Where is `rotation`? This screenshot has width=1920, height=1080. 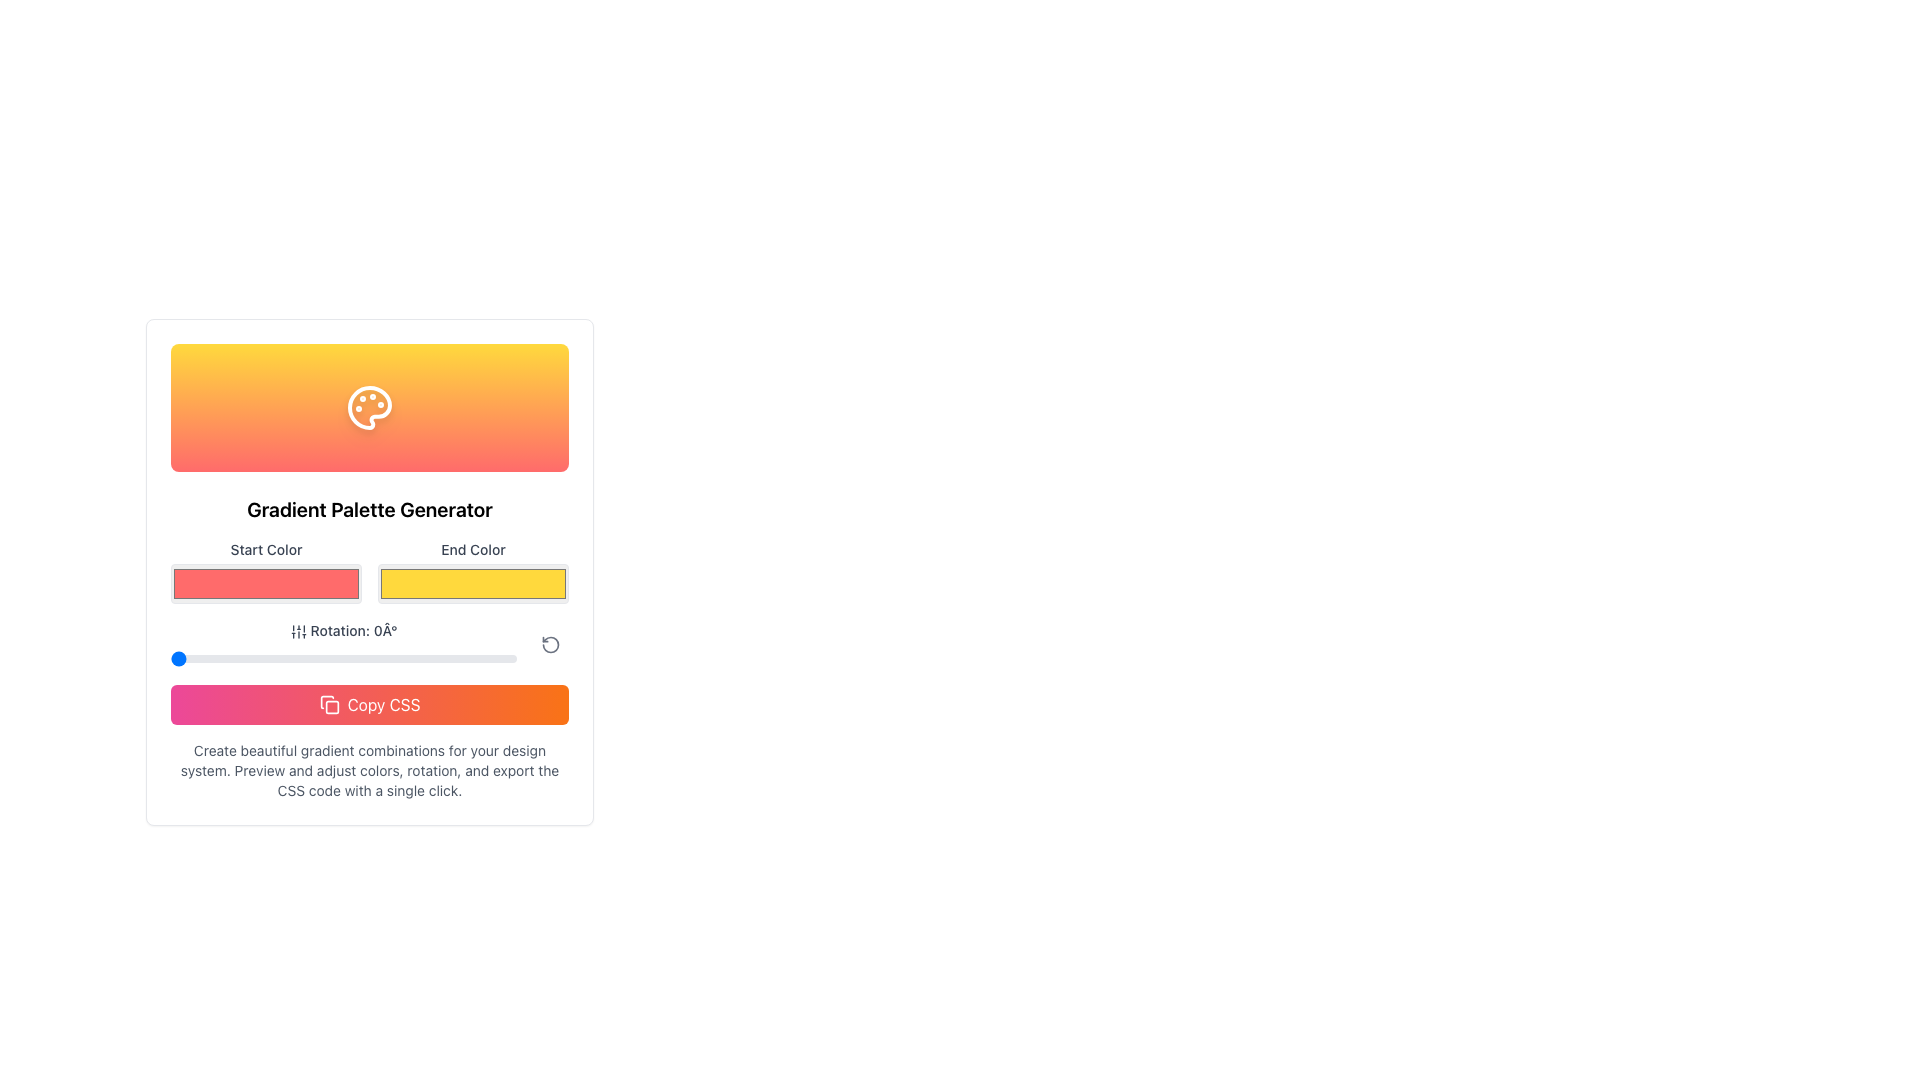
rotation is located at coordinates (303, 659).